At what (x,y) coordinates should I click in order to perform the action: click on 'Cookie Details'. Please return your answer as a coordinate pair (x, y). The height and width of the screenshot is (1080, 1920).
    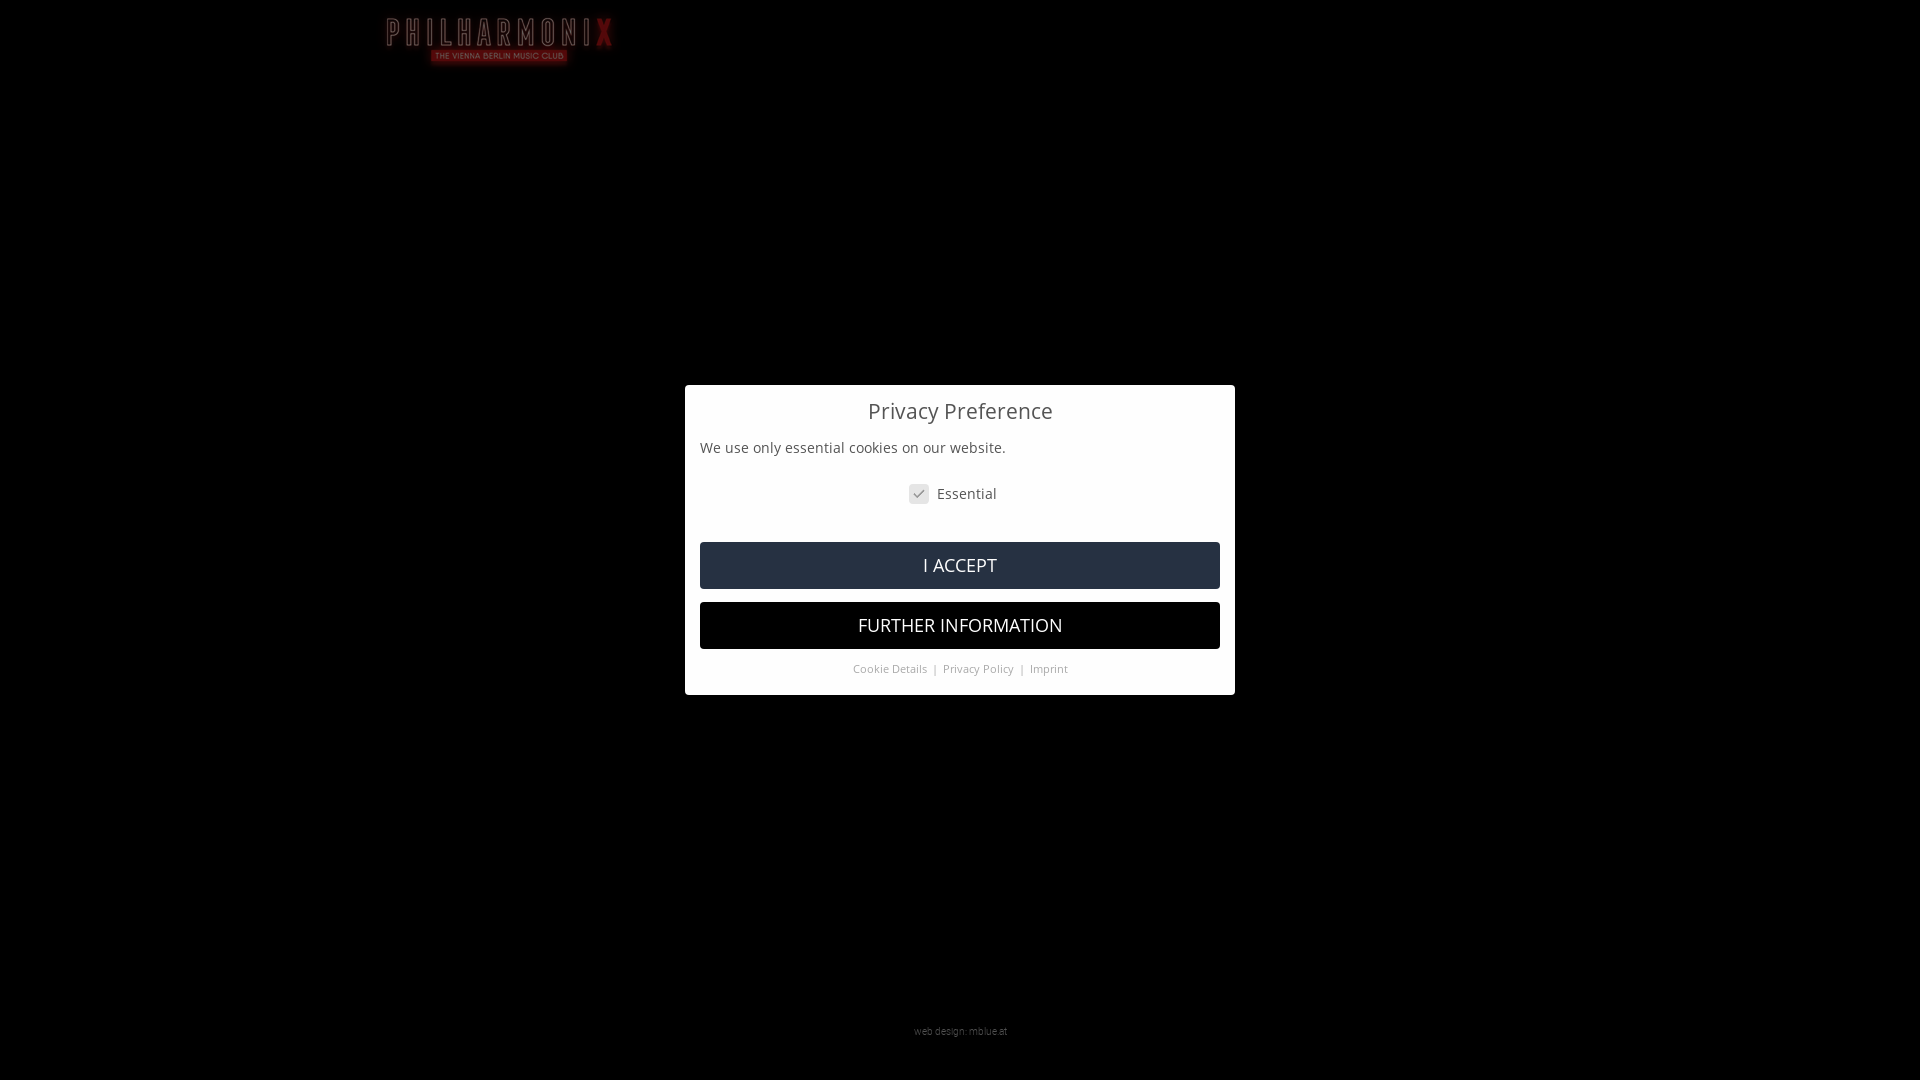
    Looking at the image, I should click on (889, 668).